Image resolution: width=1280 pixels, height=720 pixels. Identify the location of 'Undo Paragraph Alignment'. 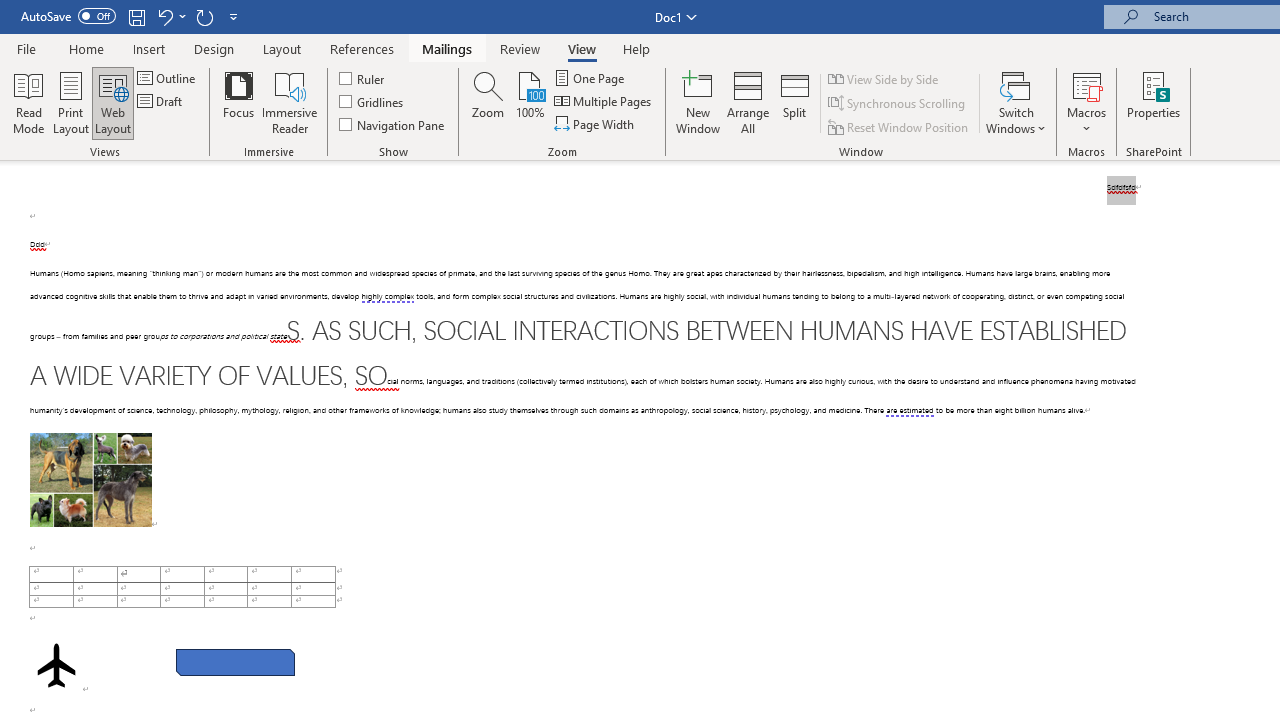
(164, 16).